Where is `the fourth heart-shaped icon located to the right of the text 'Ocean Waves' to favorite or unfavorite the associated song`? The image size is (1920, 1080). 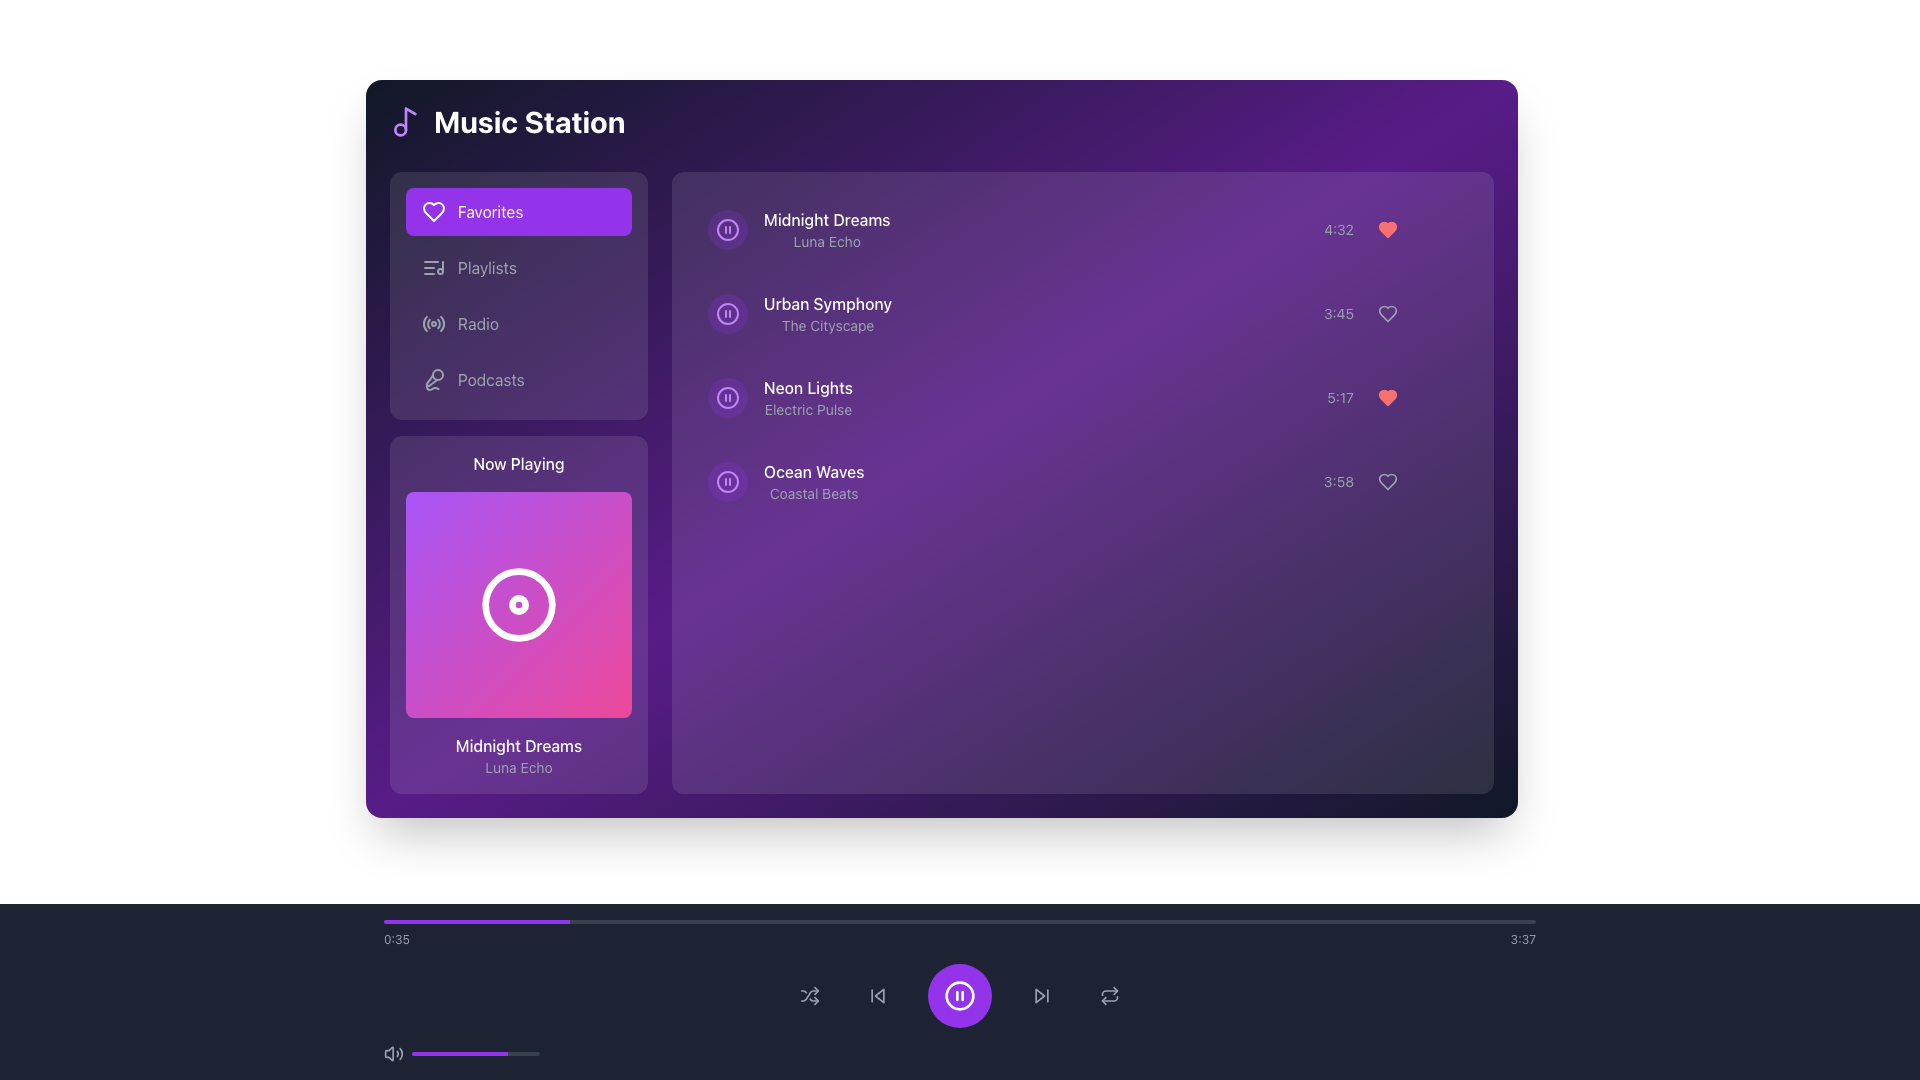
the fourth heart-shaped icon located to the right of the text 'Ocean Waves' to favorite or unfavorite the associated song is located at coordinates (1386, 482).